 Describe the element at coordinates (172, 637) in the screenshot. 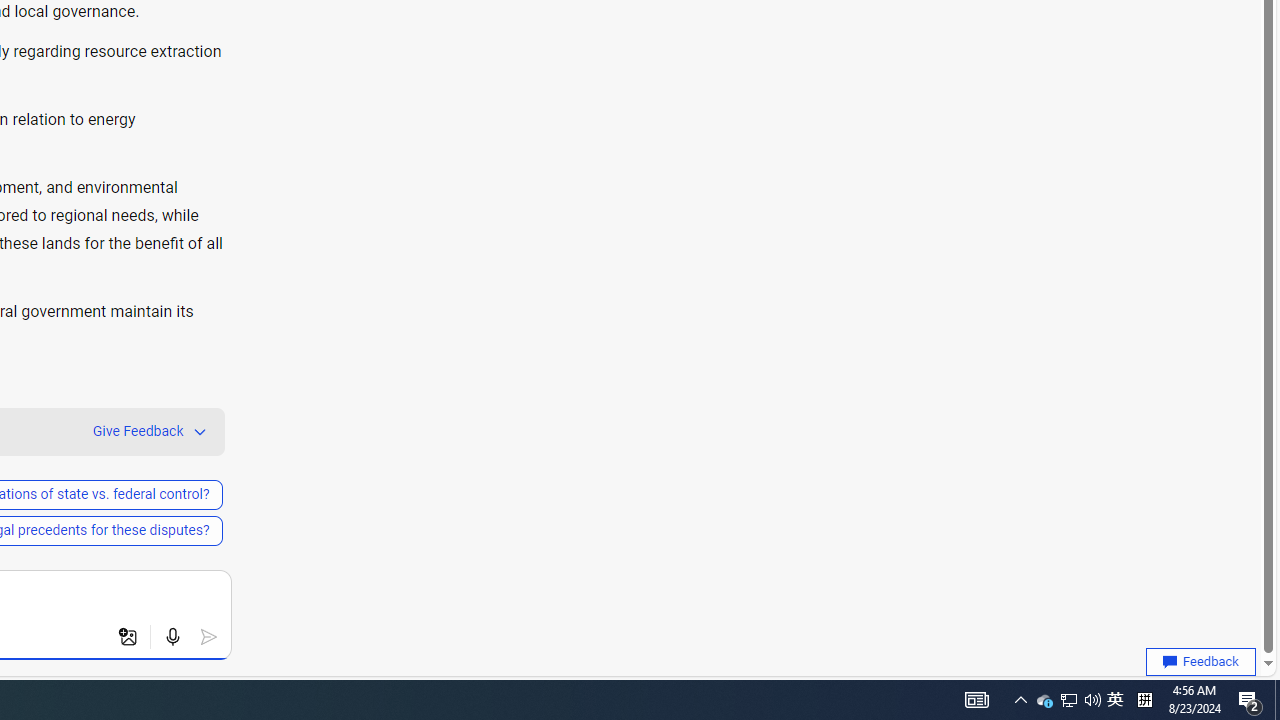

I see `'Use microphone'` at that location.